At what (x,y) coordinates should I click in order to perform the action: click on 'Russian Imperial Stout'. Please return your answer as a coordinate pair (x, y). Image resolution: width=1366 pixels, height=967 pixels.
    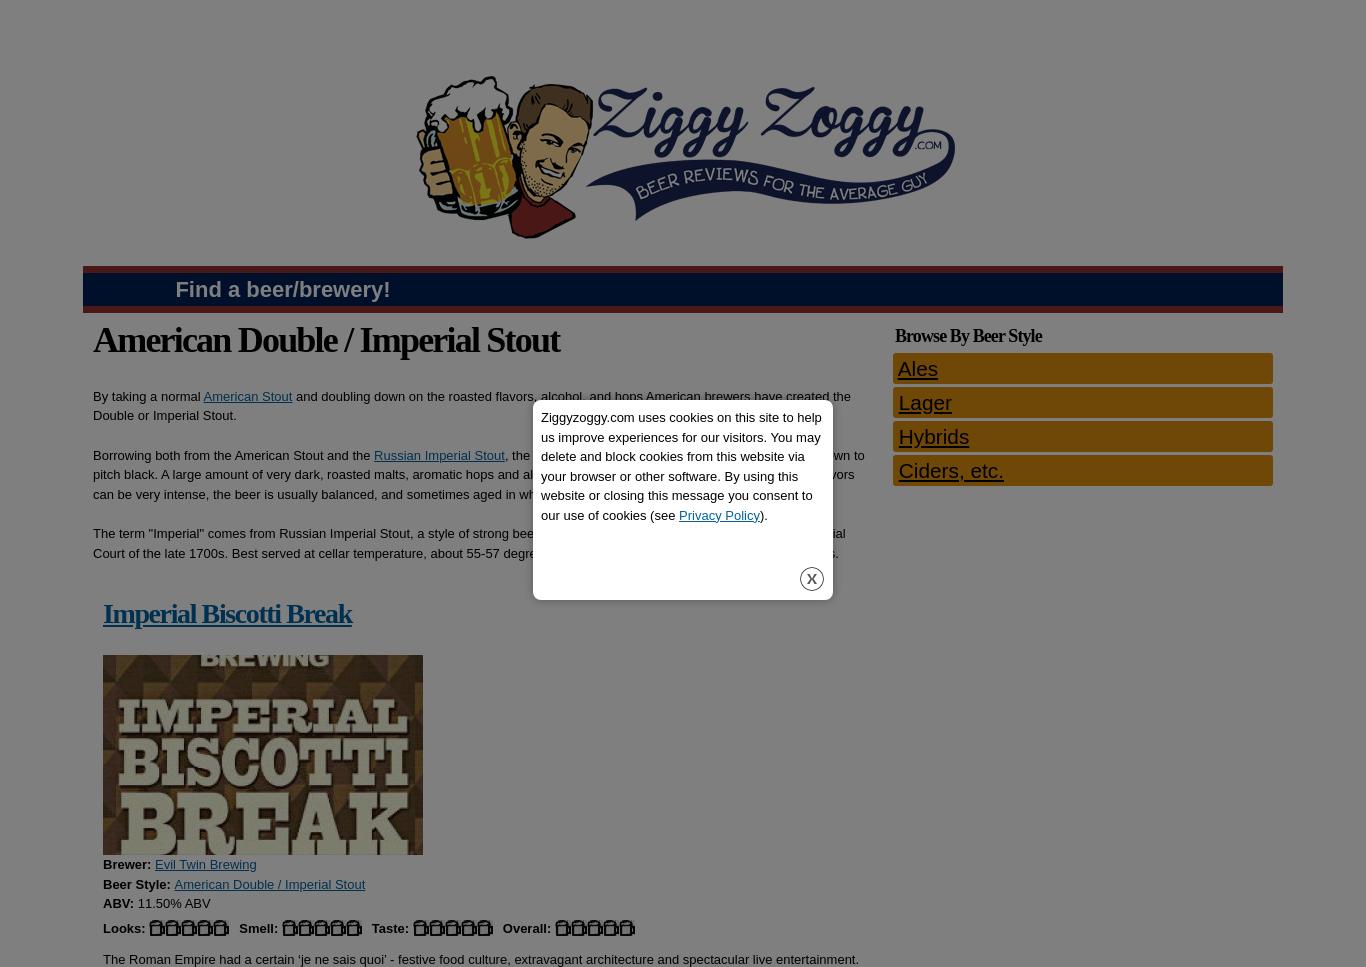
    Looking at the image, I should click on (373, 454).